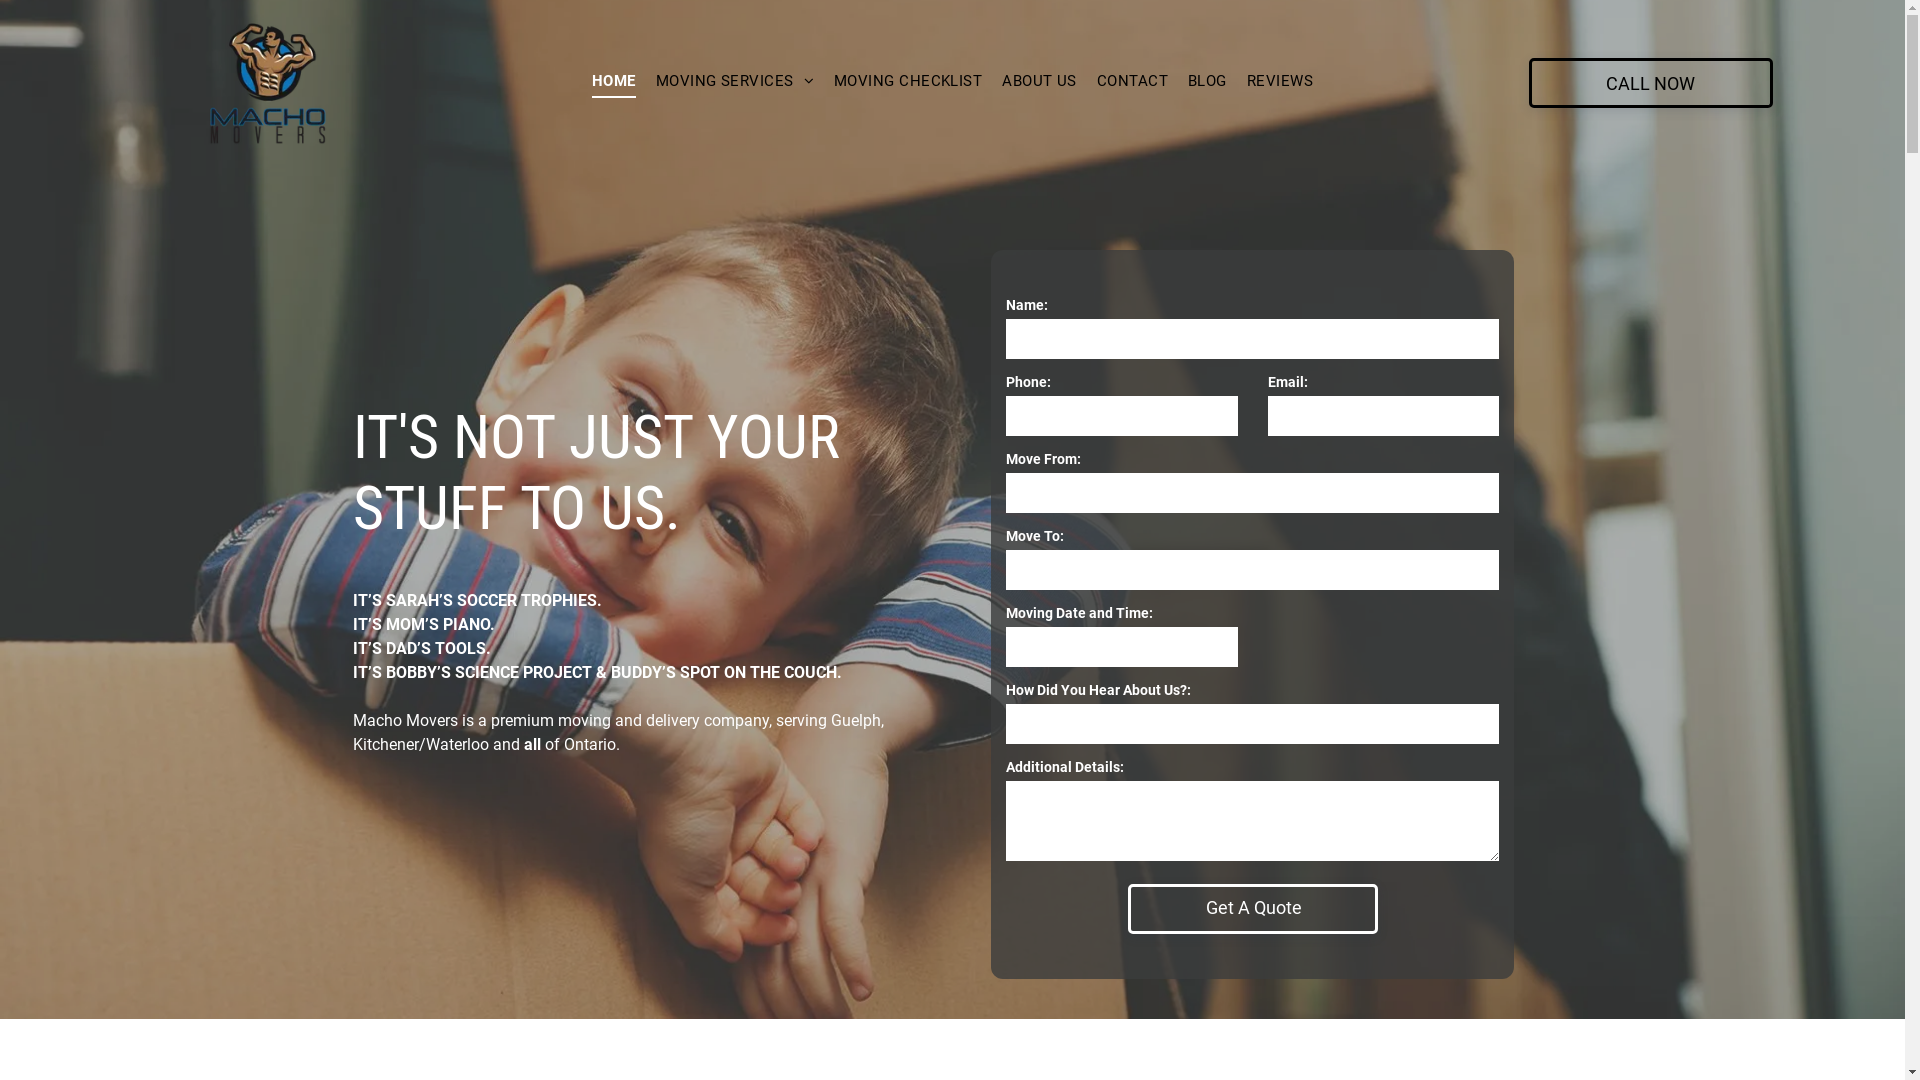 The image size is (1920, 1080). What do you see at coordinates (1651, 82) in the screenshot?
I see `'CALL NOW'` at bounding box center [1651, 82].